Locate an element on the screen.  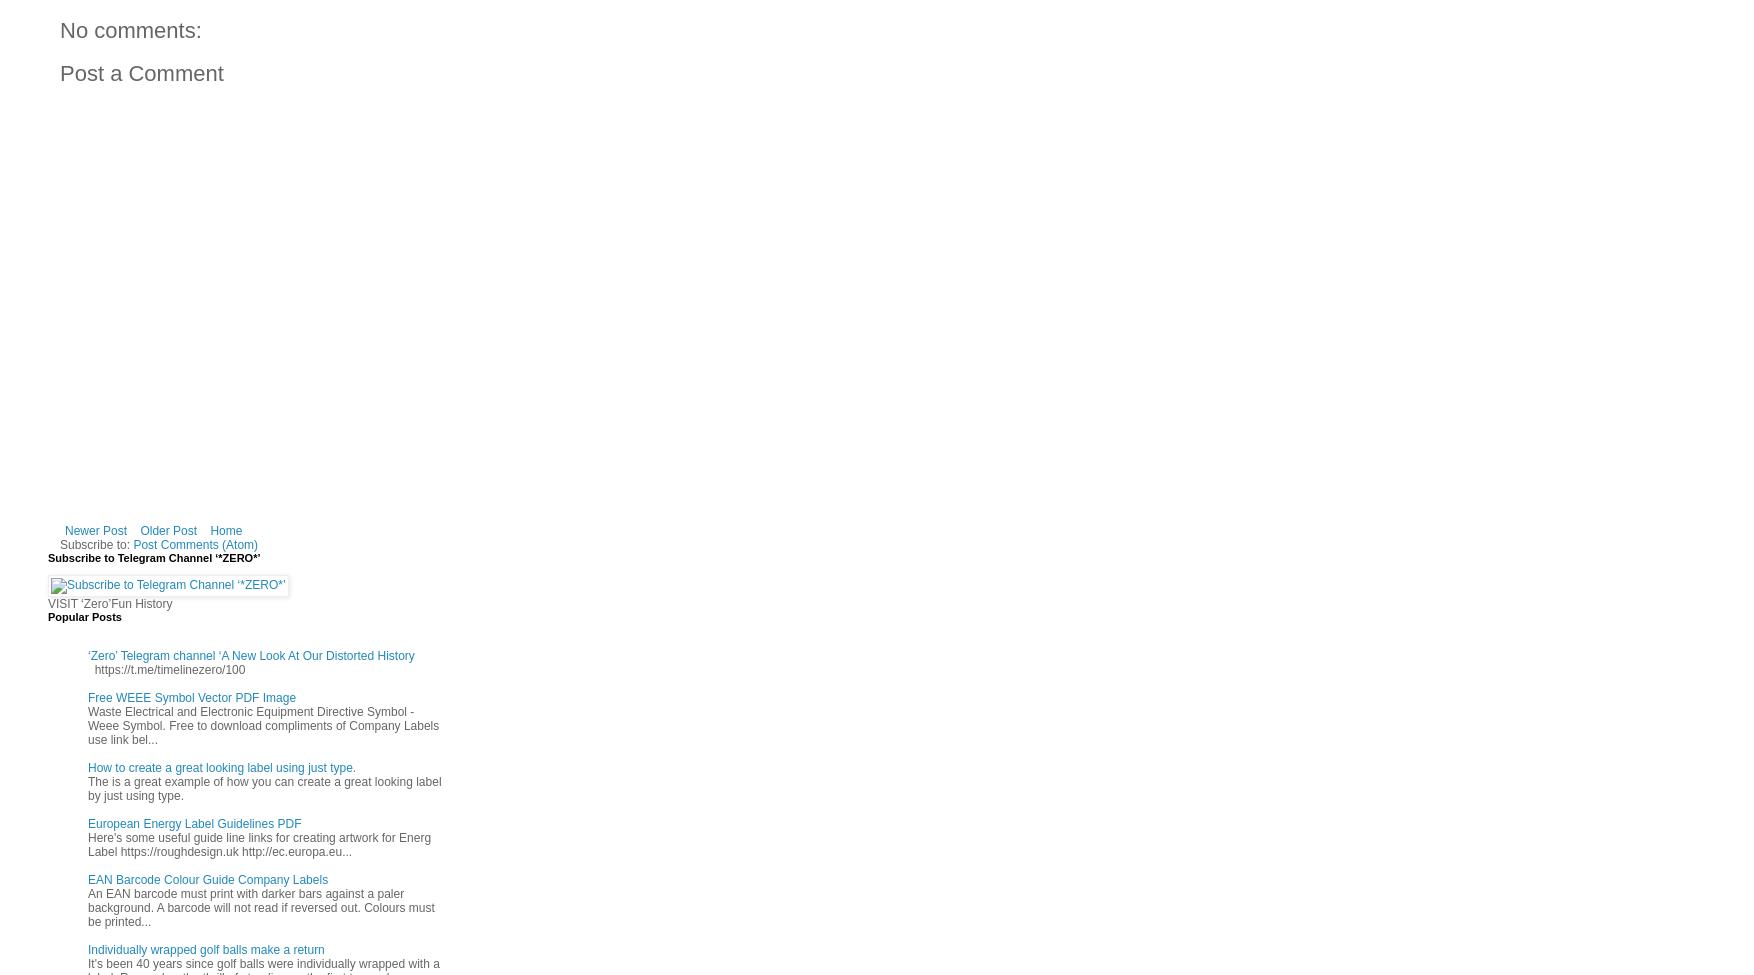
'Popular Posts' is located at coordinates (48, 616).